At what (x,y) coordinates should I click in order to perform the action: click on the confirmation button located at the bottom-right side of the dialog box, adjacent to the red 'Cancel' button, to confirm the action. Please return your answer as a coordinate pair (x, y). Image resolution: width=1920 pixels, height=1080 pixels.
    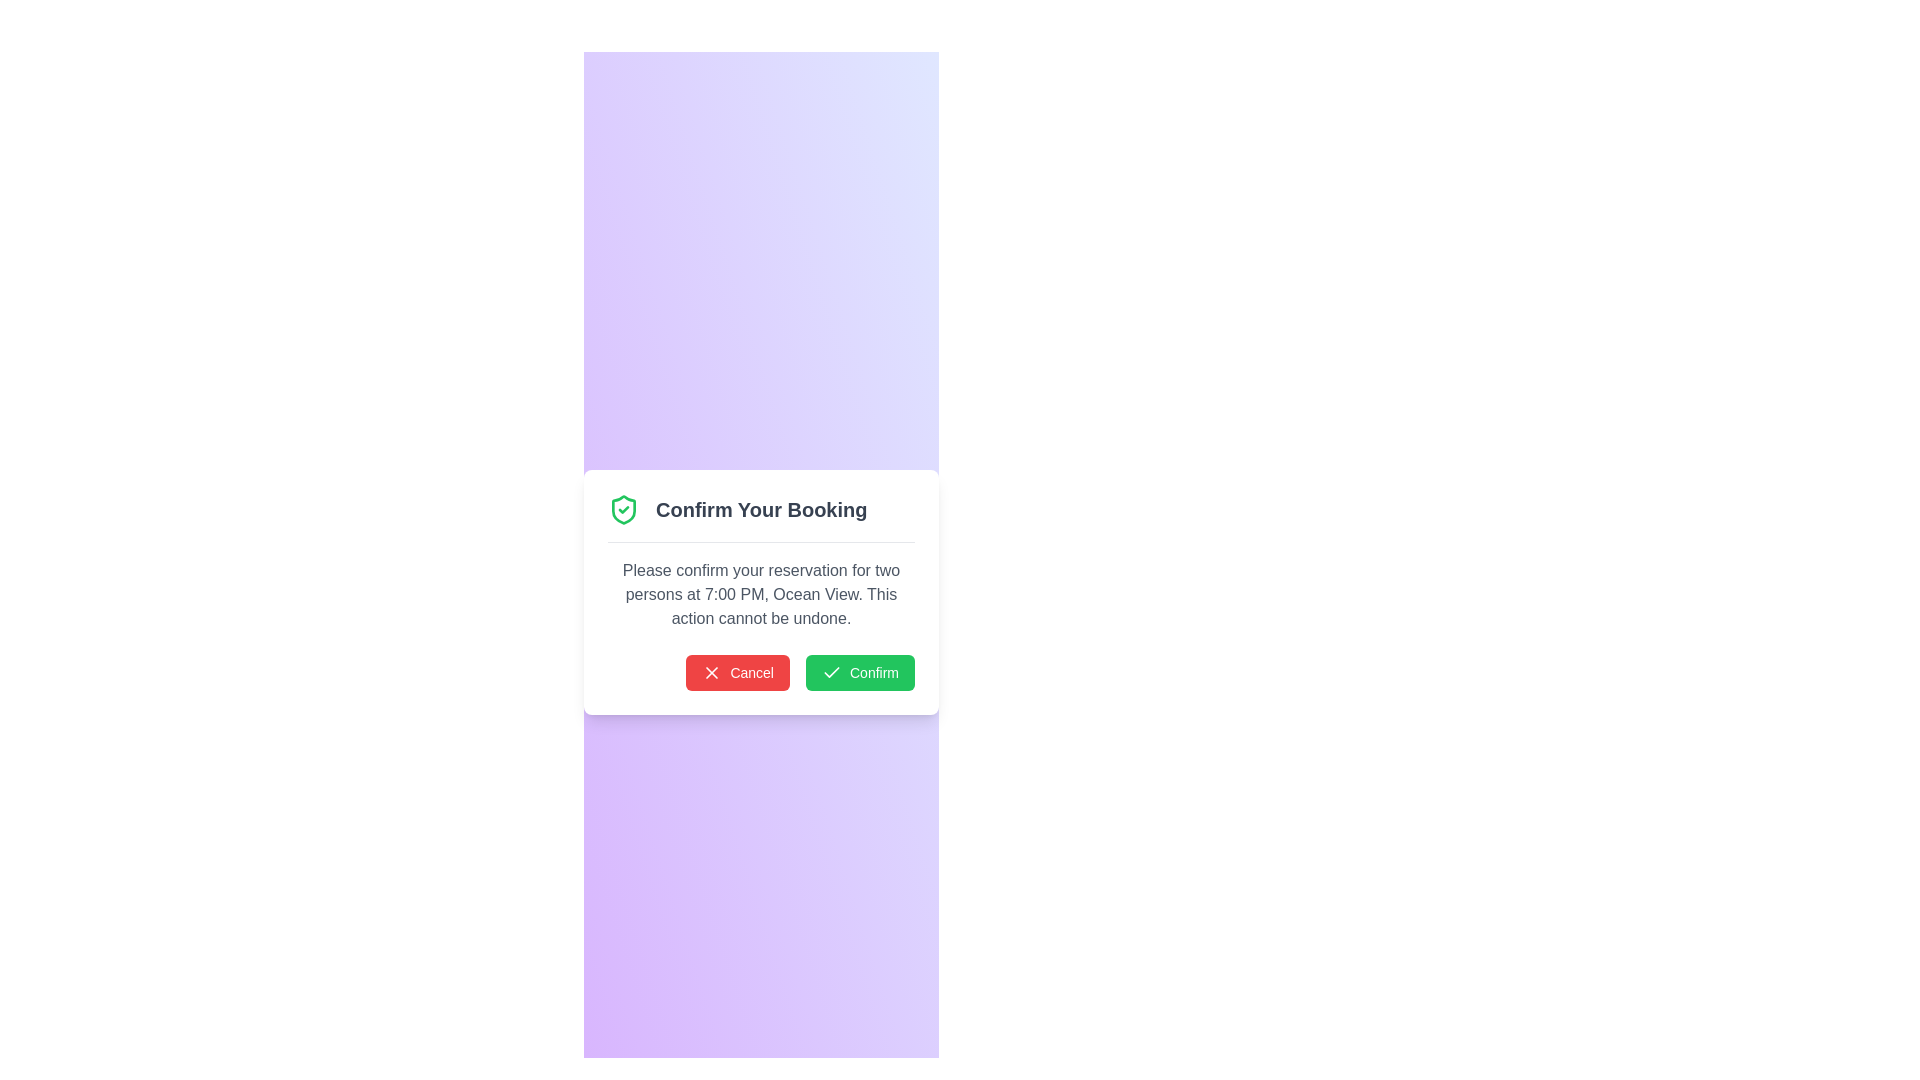
    Looking at the image, I should click on (860, 672).